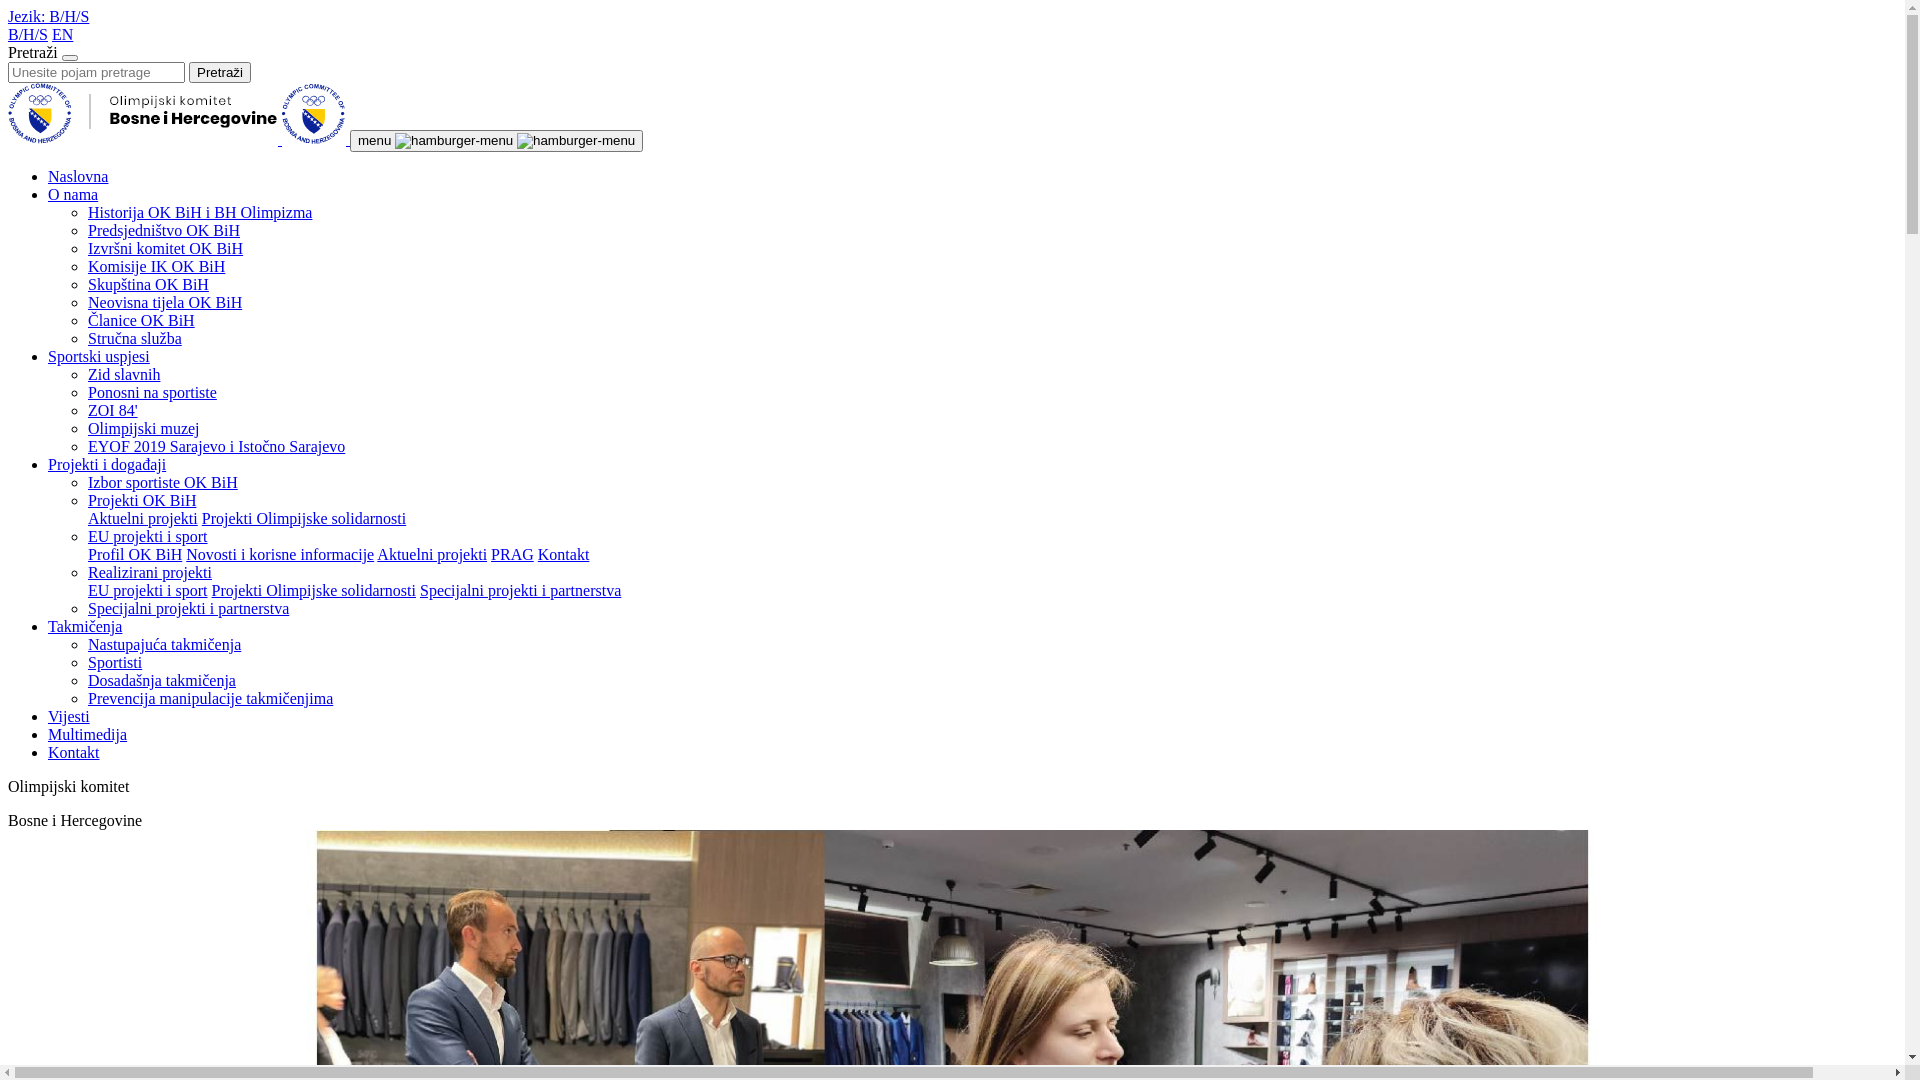 The height and width of the screenshot is (1080, 1920). I want to click on 'Vijesti', so click(68, 715).